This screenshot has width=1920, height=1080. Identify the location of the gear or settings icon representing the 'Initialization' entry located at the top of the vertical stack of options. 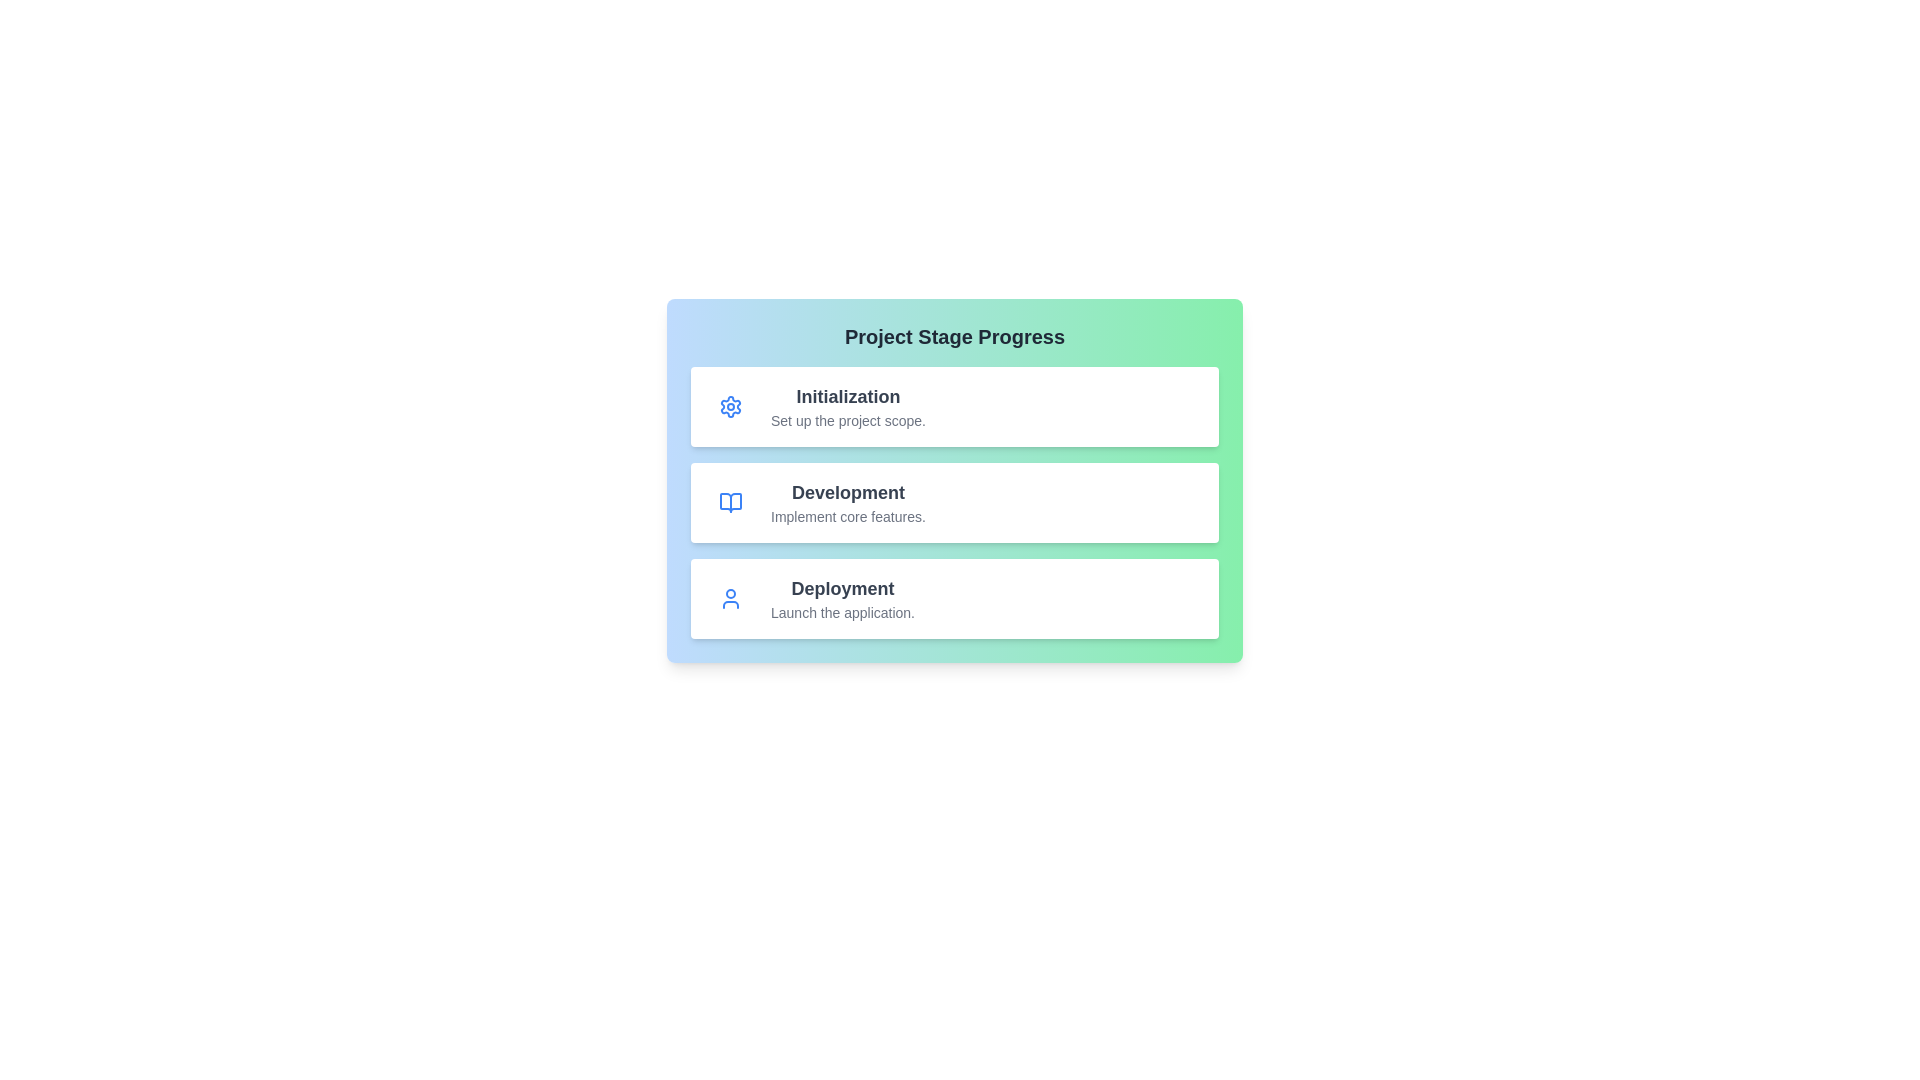
(729, 406).